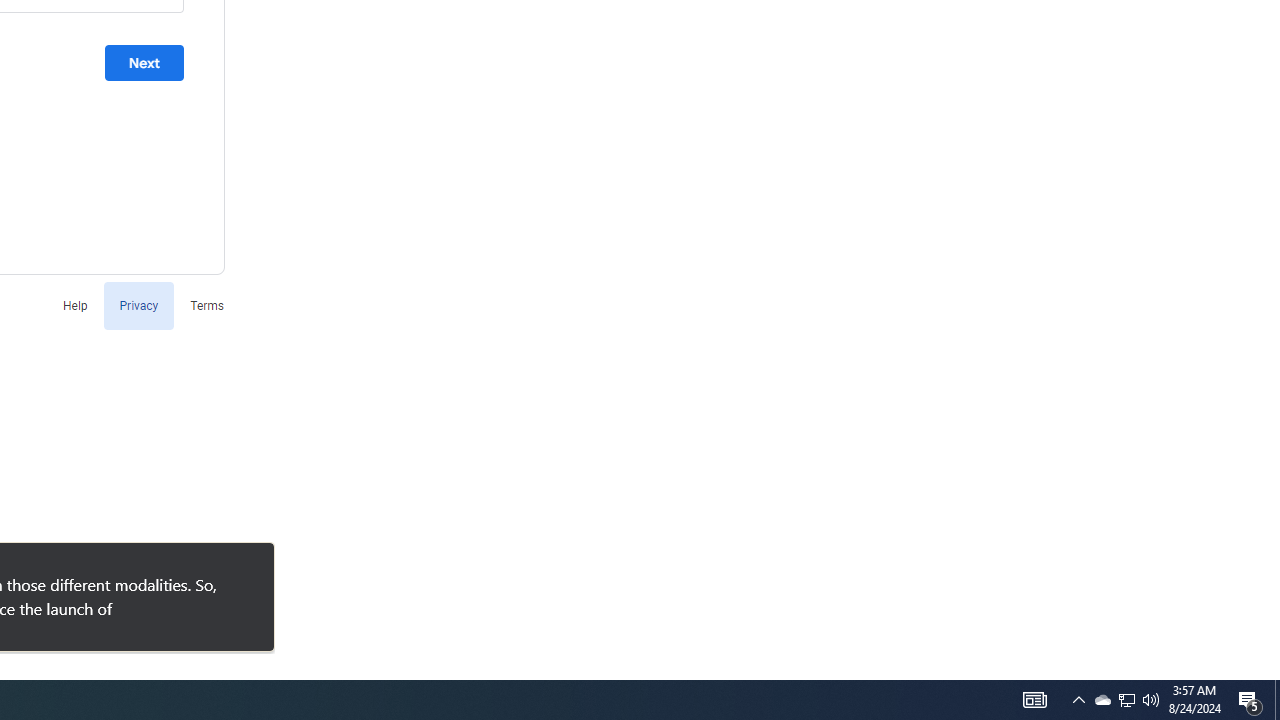 The image size is (1280, 720). Describe the element at coordinates (137, 305) in the screenshot. I see `'Privacy'` at that location.